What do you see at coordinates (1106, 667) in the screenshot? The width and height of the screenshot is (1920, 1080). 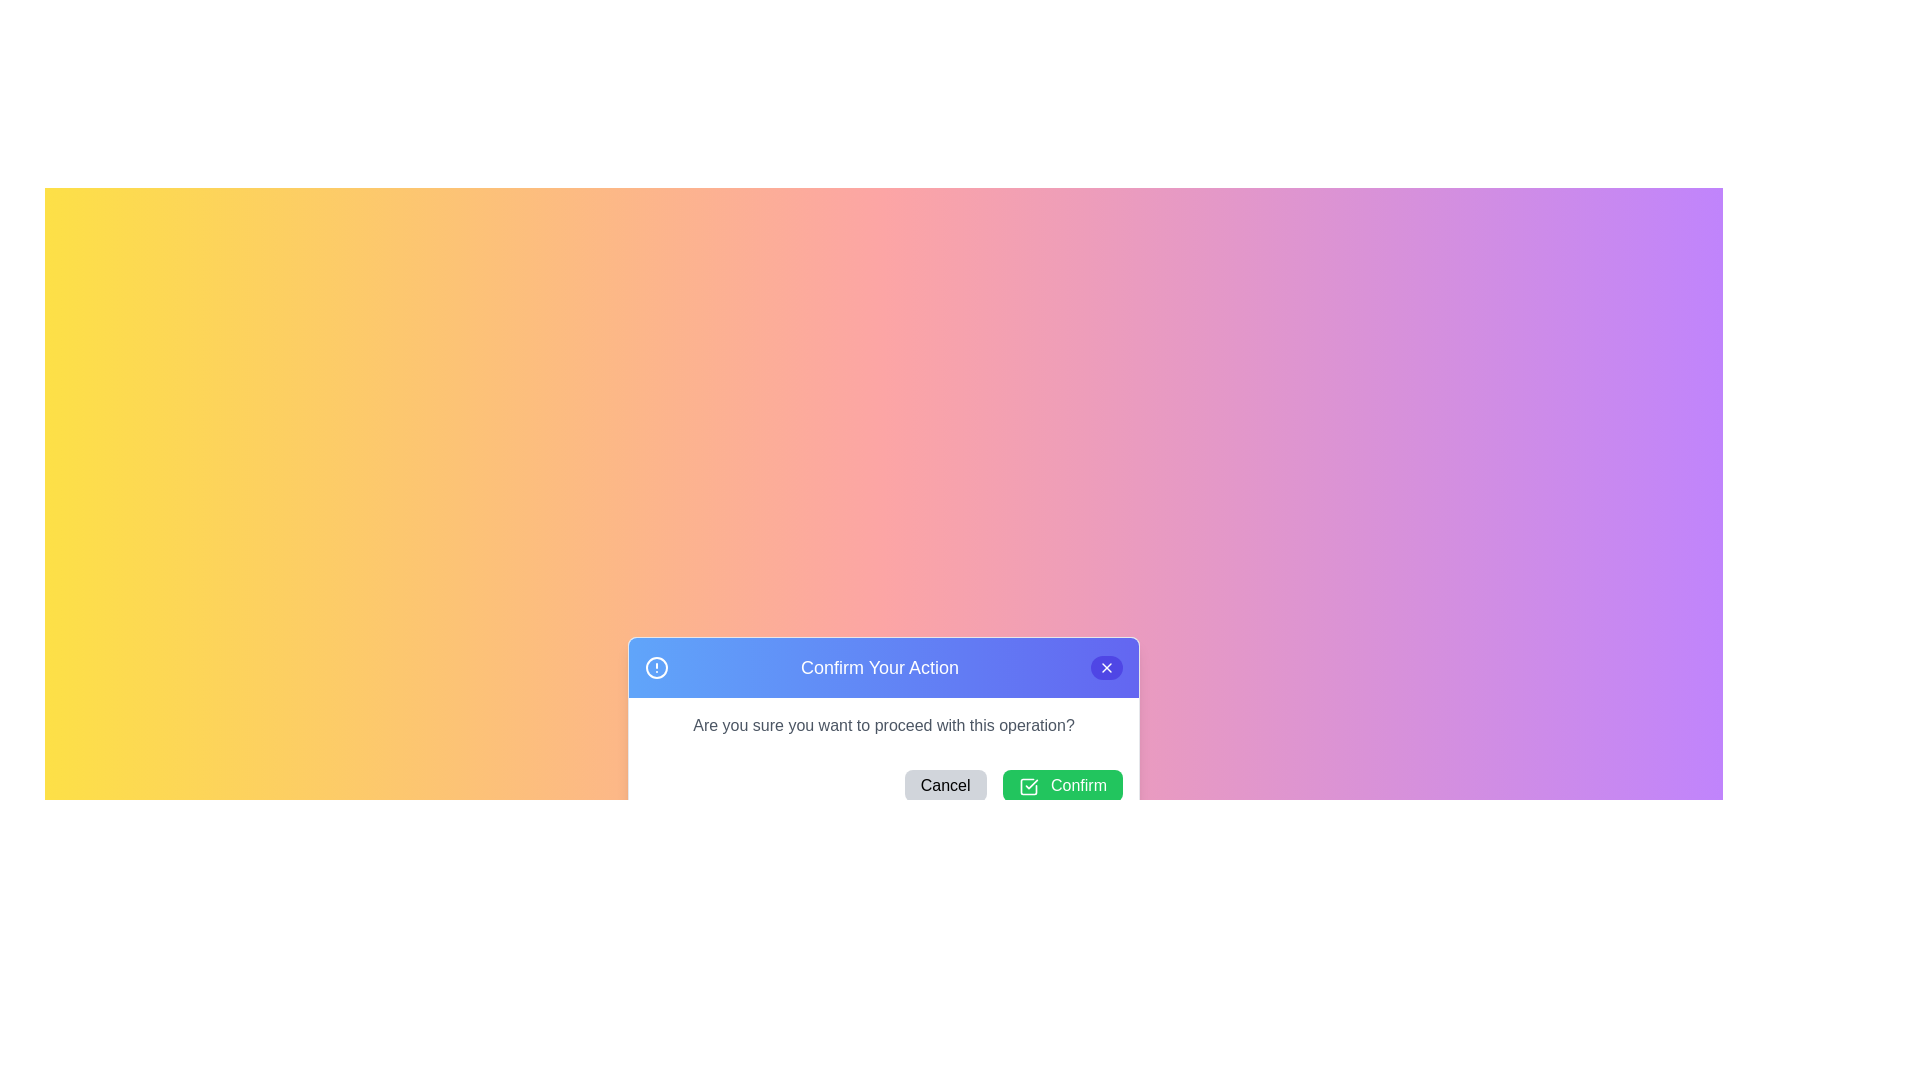 I see `the close button styled as an 'X' shape located at the top-right corner of the modal window` at bounding box center [1106, 667].